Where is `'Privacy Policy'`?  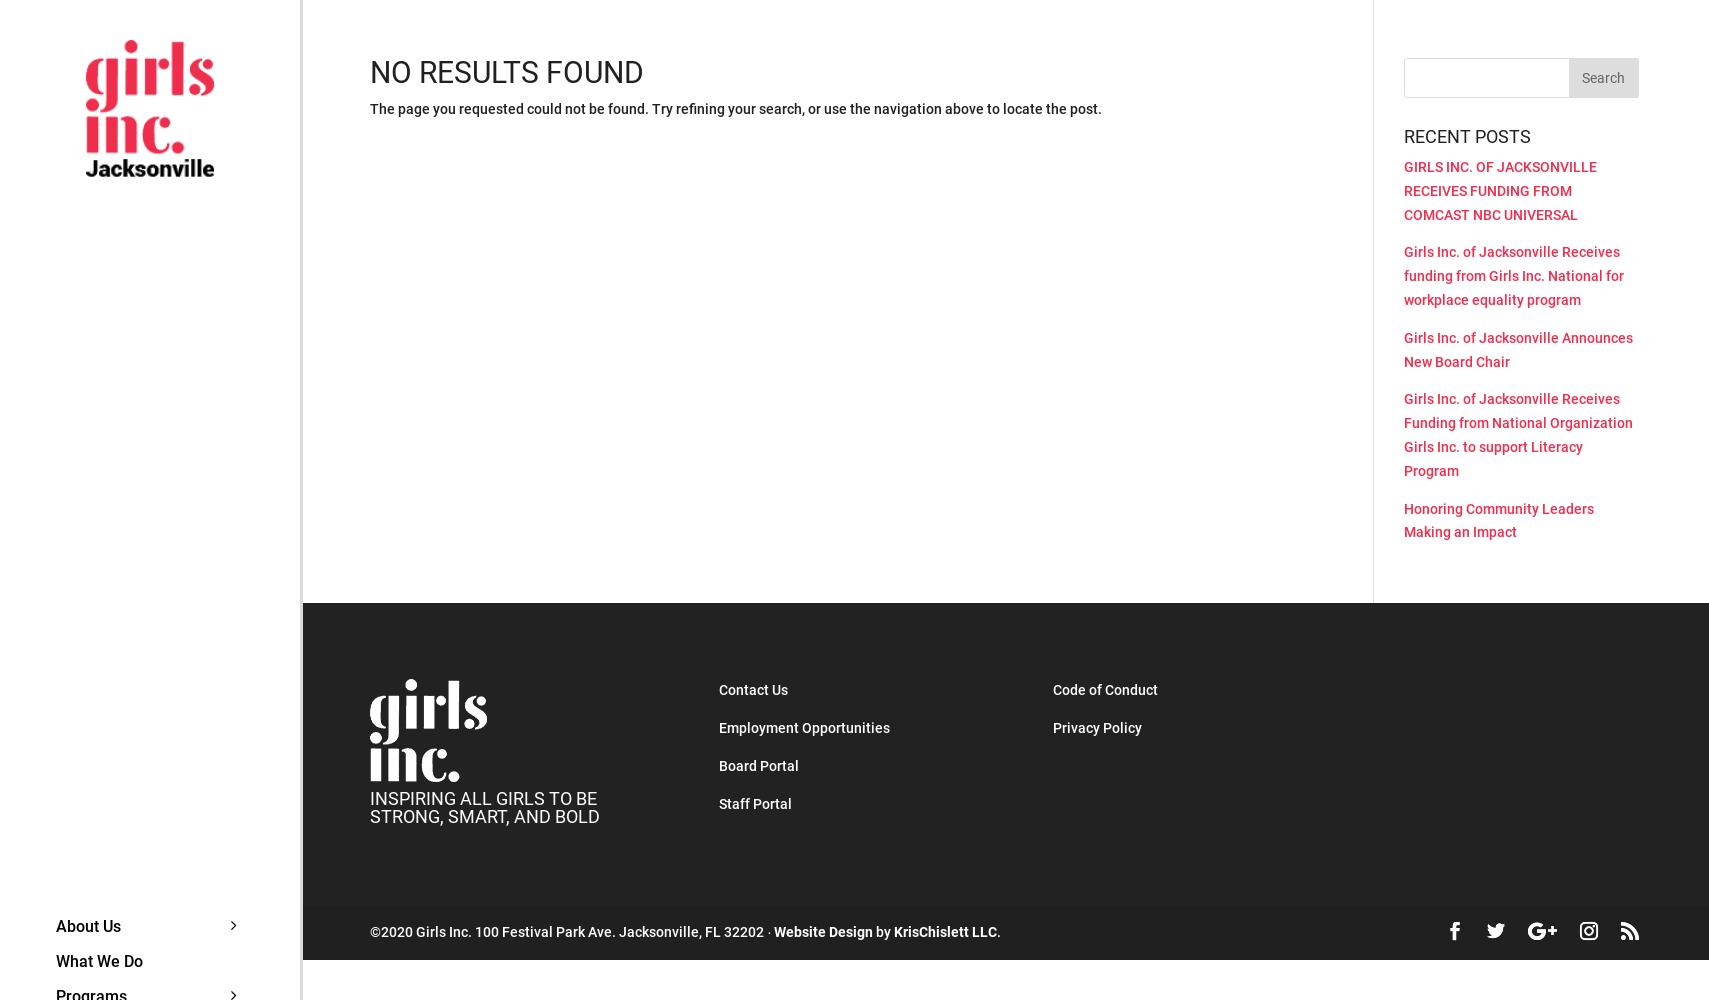
'Privacy Policy' is located at coordinates (1097, 727).